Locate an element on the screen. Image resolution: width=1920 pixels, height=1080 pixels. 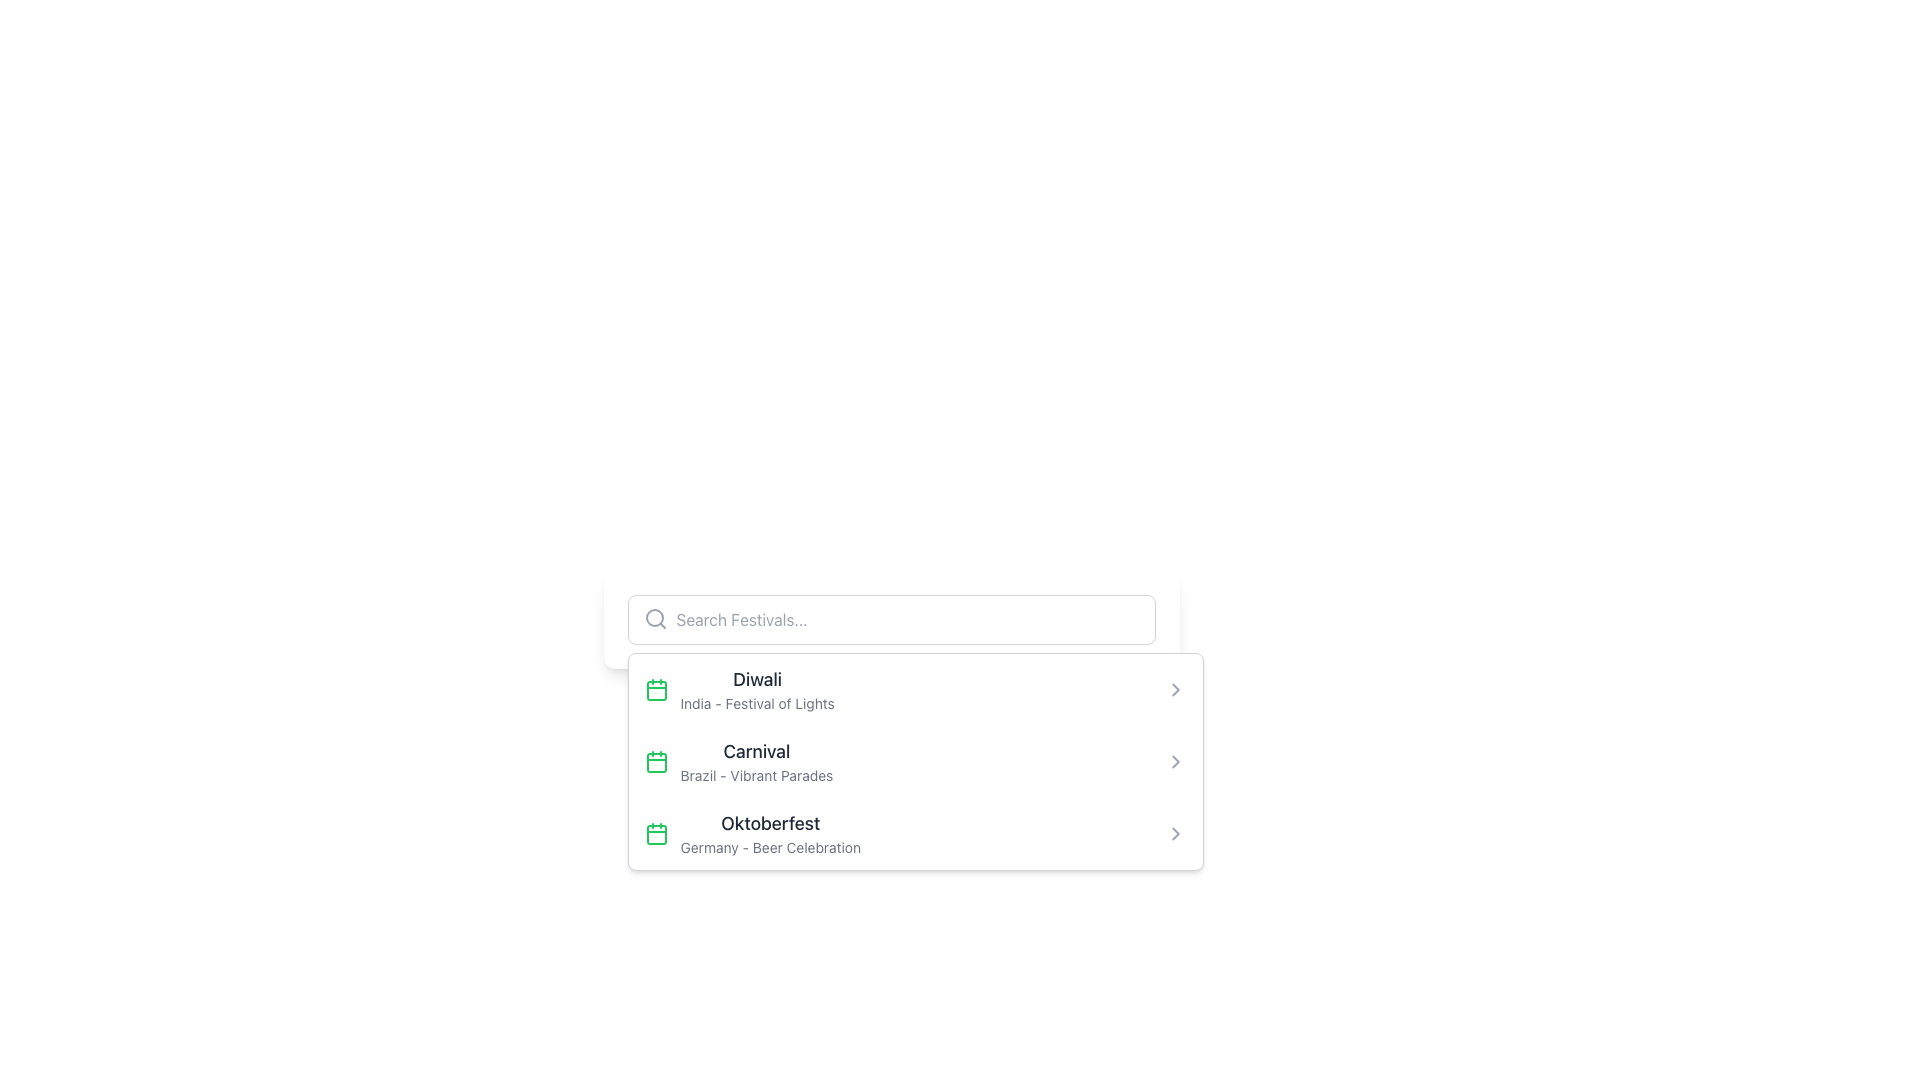
the rightward chevron icon located to the right of the 'Carnival' list item is located at coordinates (1175, 762).